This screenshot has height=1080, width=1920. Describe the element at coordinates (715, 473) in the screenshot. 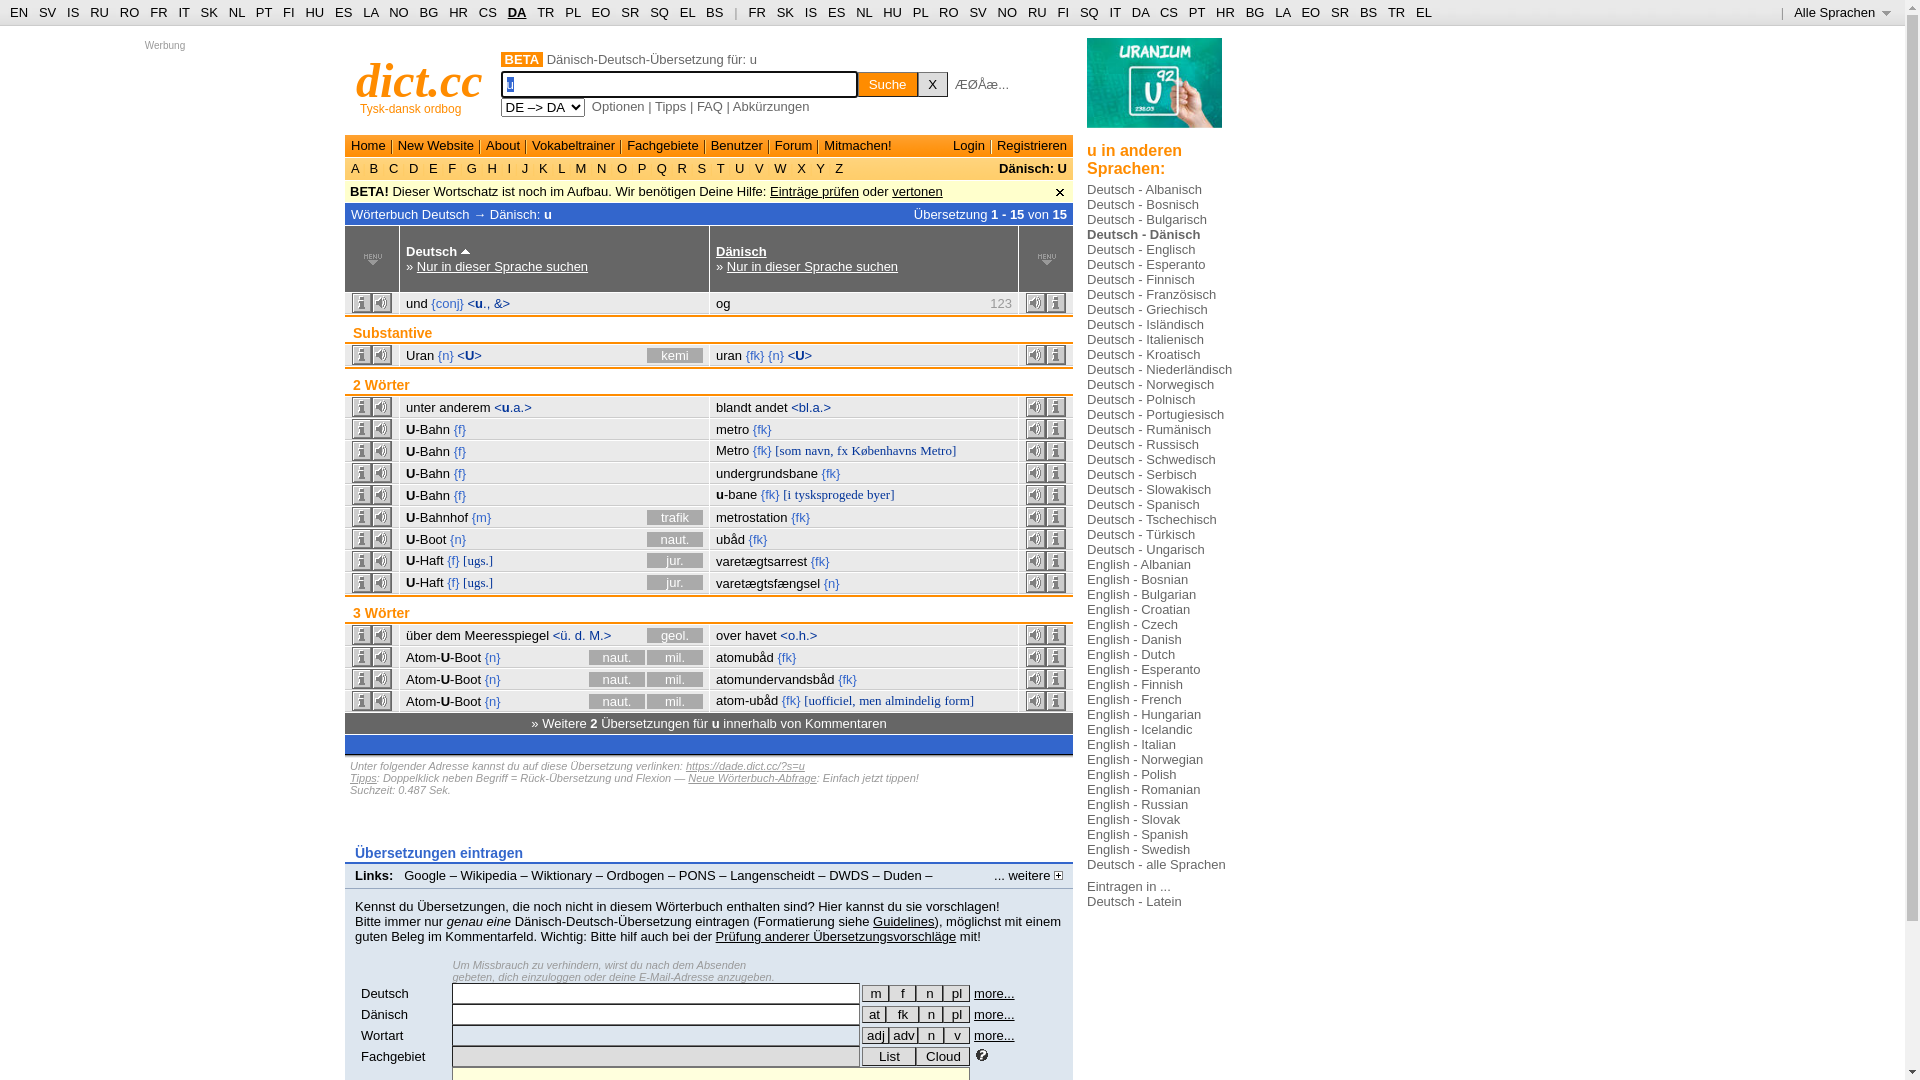

I see `'undergrundsbane'` at that location.